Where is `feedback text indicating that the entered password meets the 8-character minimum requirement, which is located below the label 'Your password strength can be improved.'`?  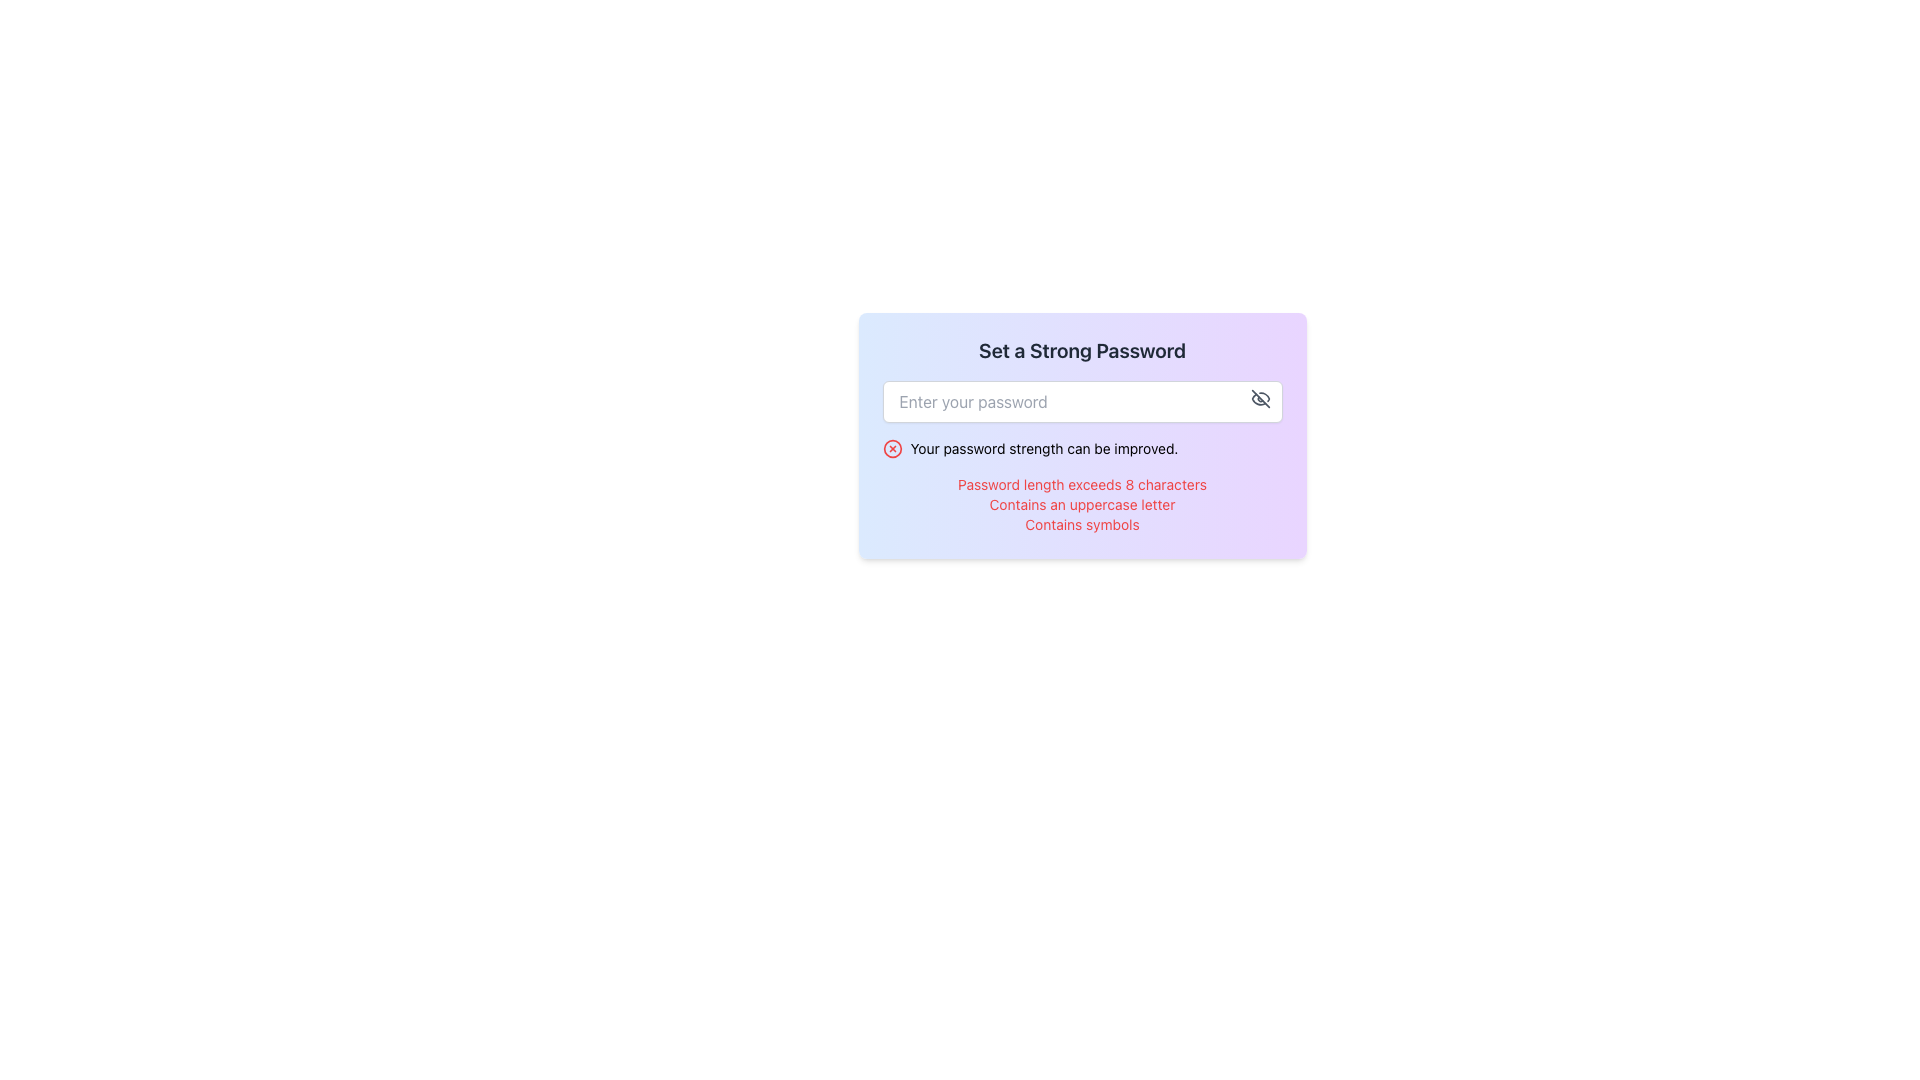
feedback text indicating that the entered password meets the 8-character minimum requirement, which is located below the label 'Your password strength can be improved.' is located at coordinates (1081, 485).